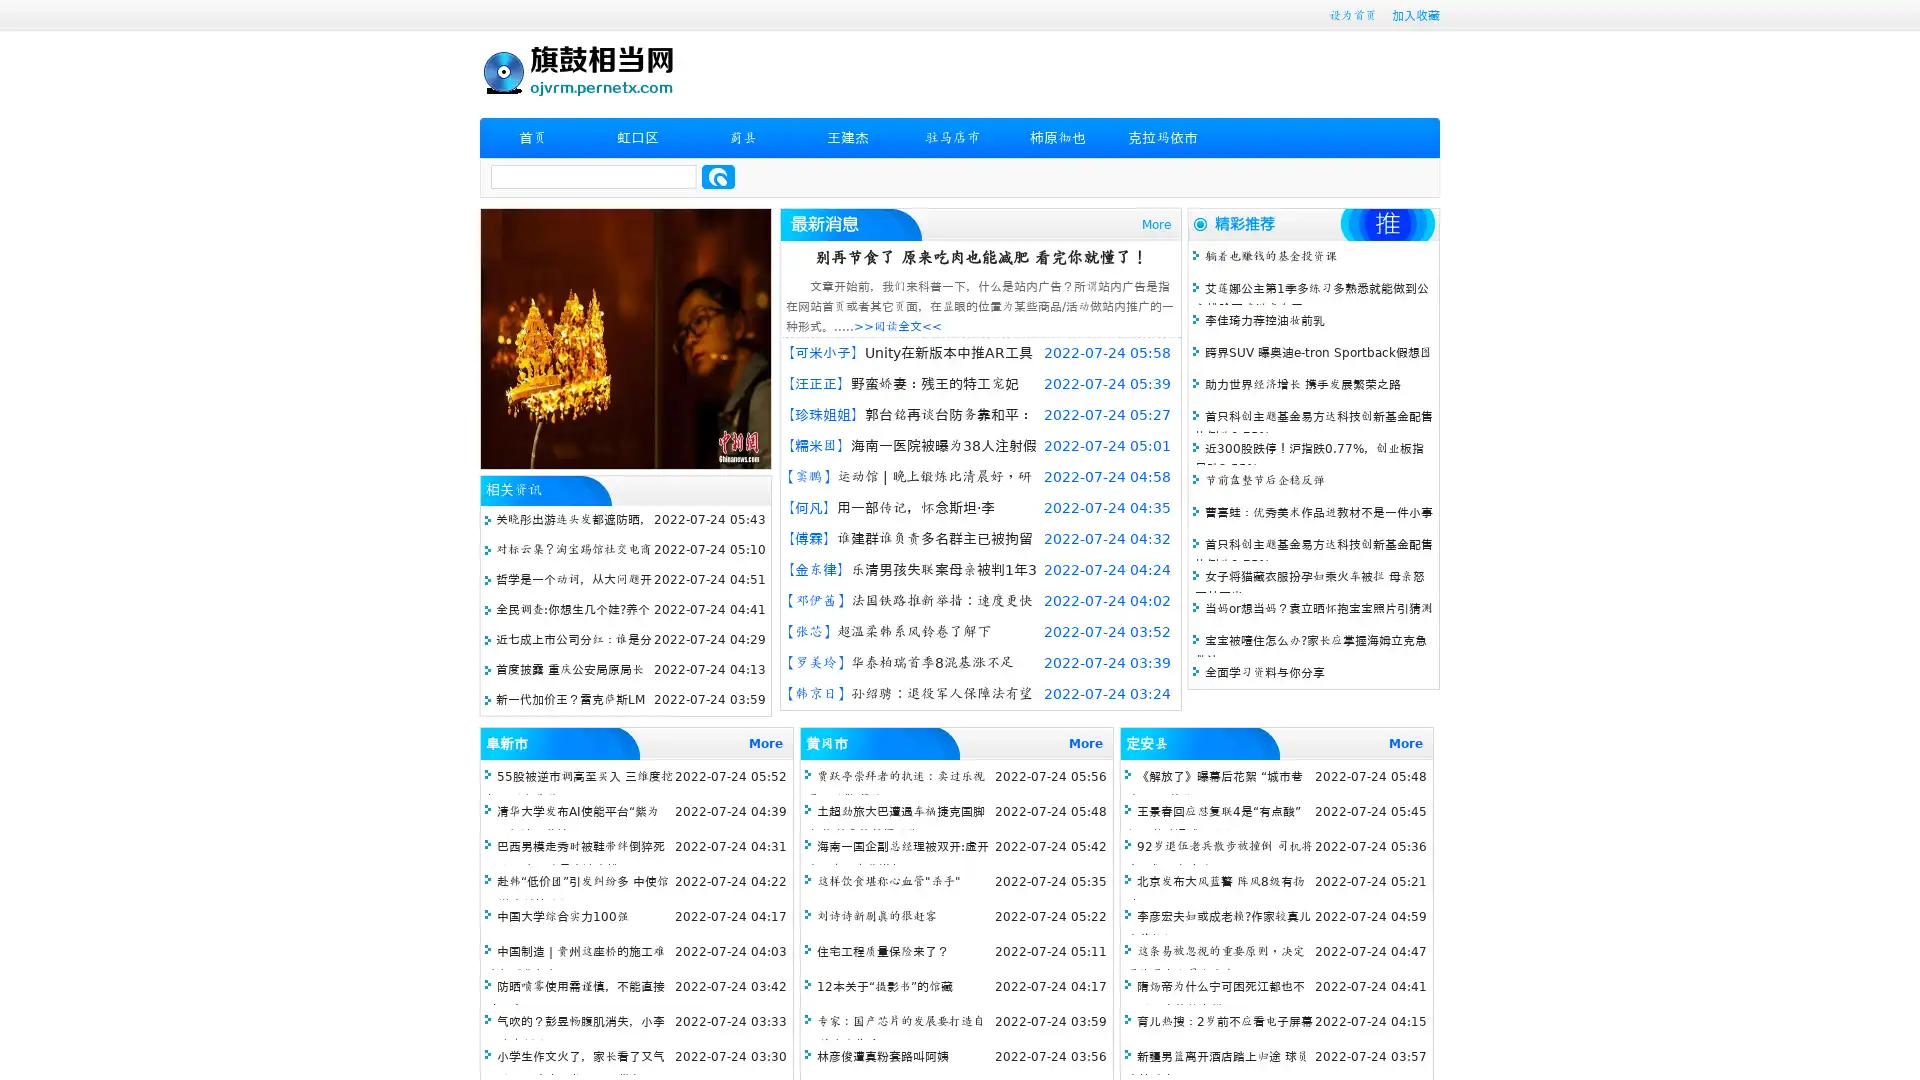  Describe the element at coordinates (718, 176) in the screenshot. I see `Search` at that location.